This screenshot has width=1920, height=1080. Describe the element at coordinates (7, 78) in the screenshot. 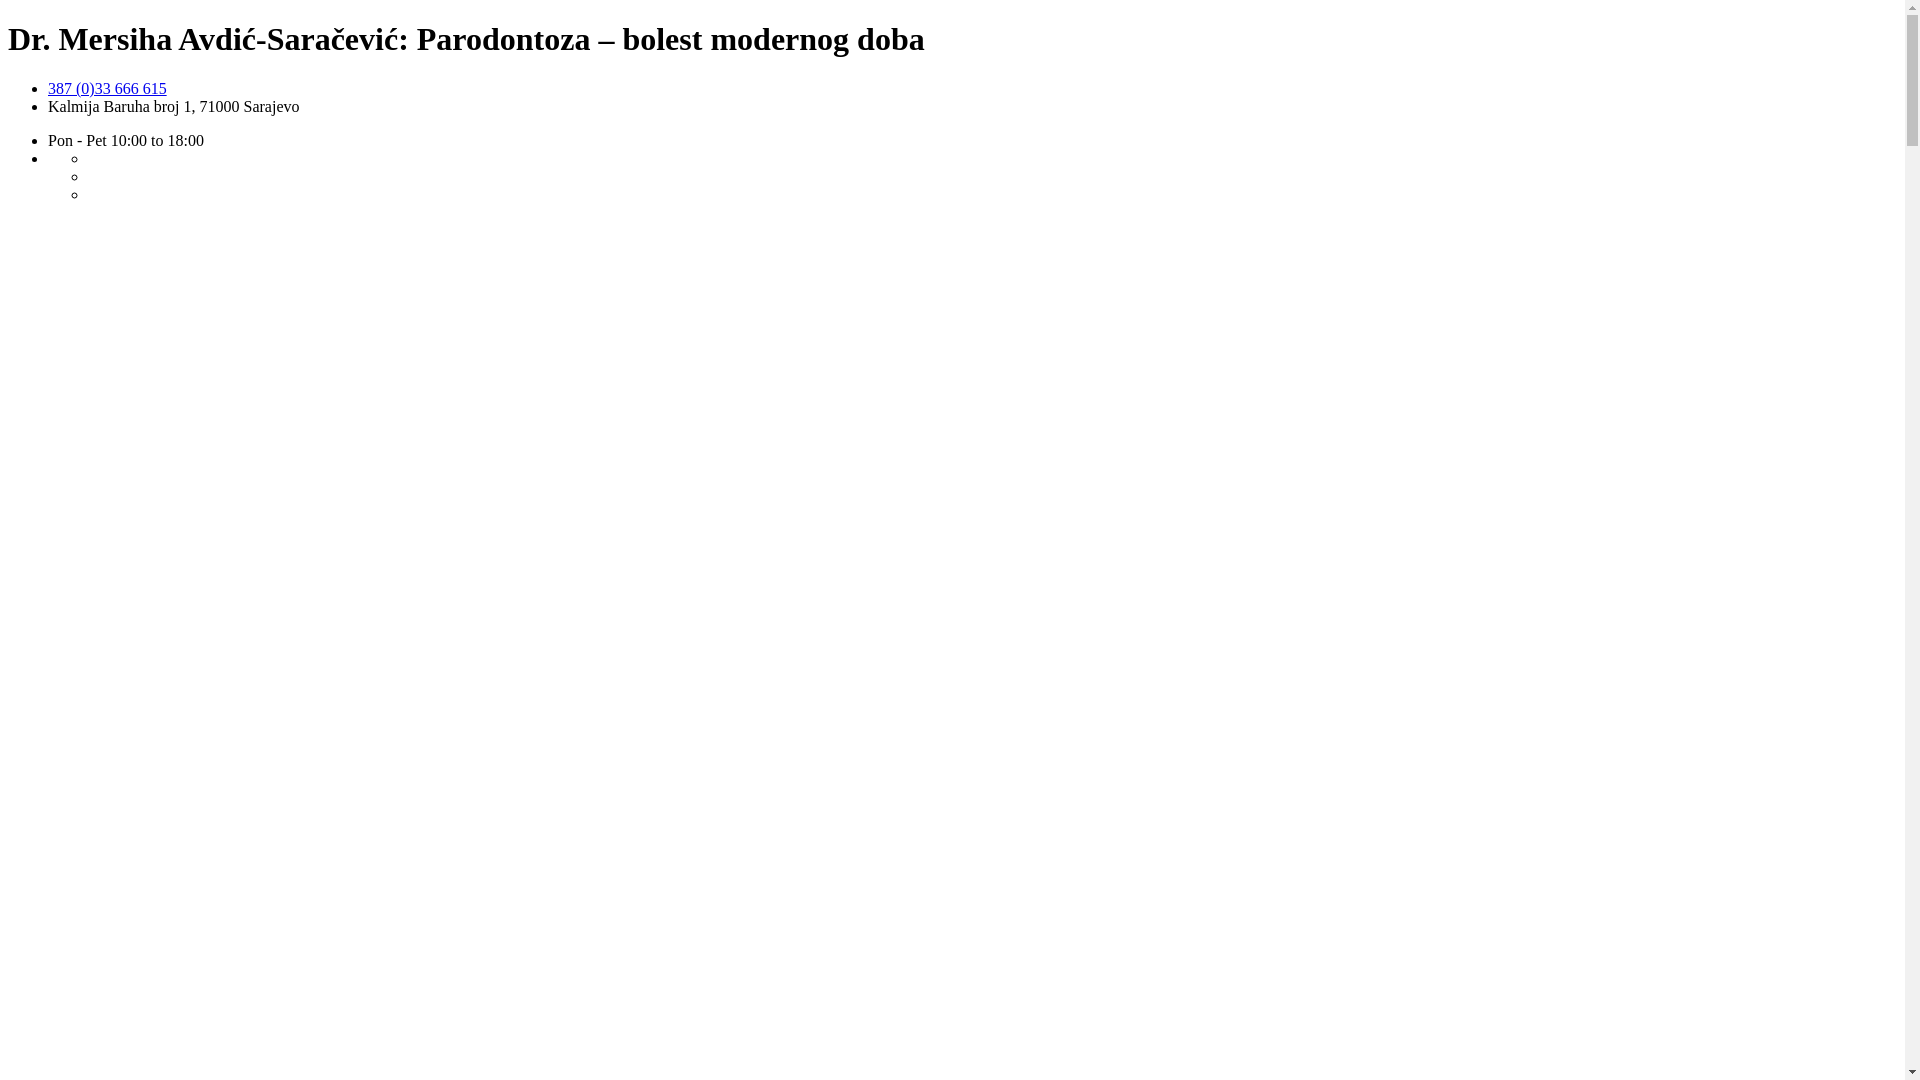

I see `'Skip to content'` at that location.